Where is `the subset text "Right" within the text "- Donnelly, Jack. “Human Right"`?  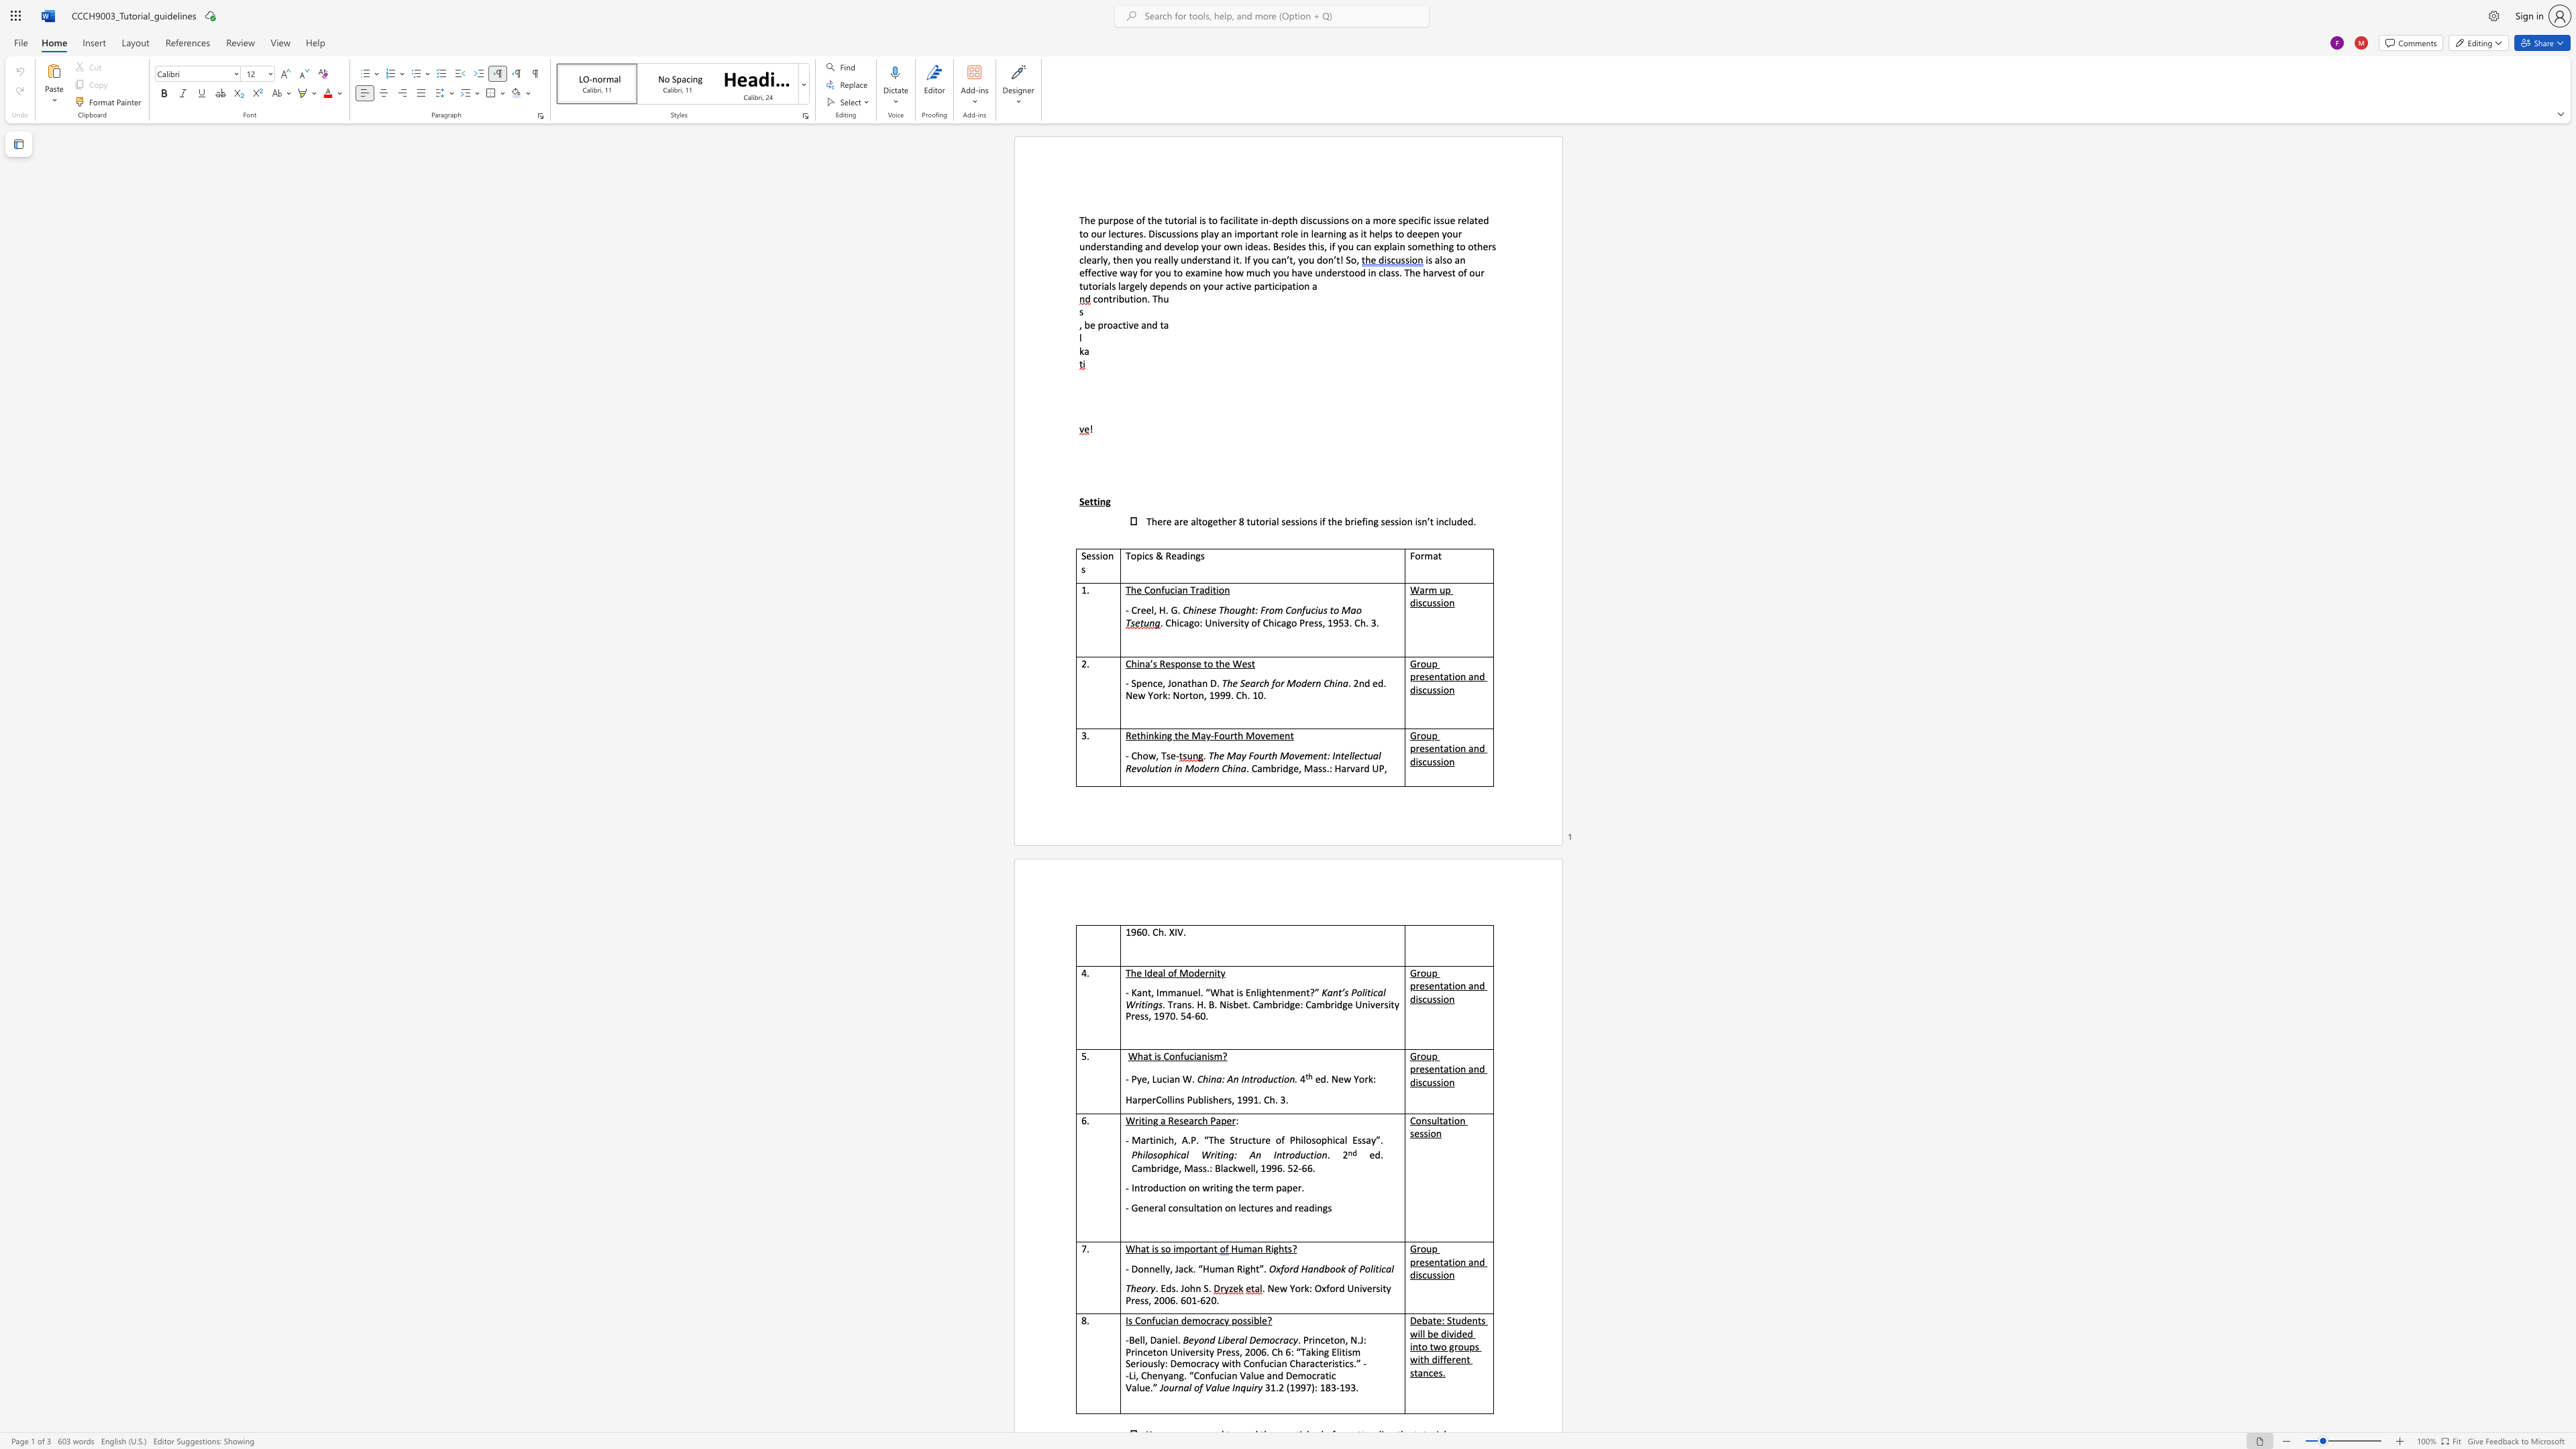 the subset text "Right" within the text "- Donnelly, Jack. “Human Right" is located at coordinates (1236, 1268).